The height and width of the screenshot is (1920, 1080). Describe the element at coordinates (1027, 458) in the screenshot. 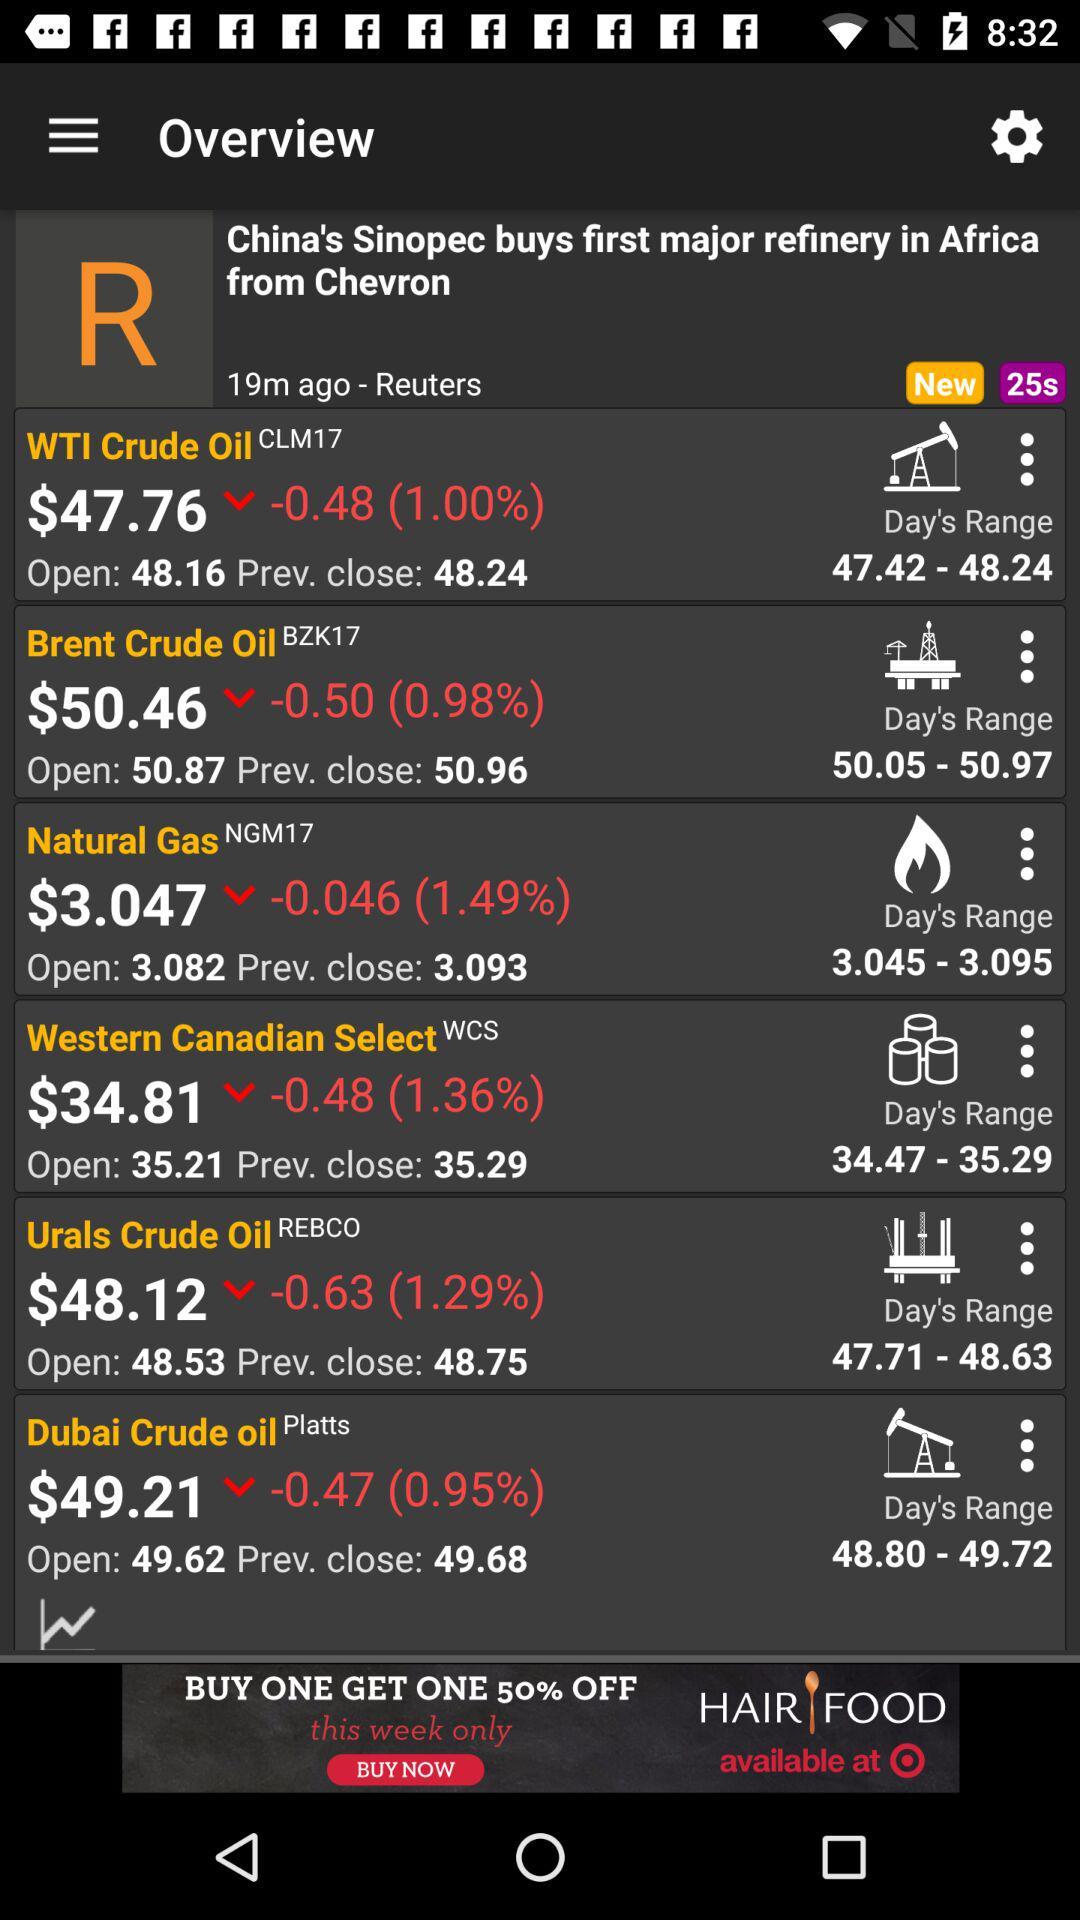

I see `options` at that location.